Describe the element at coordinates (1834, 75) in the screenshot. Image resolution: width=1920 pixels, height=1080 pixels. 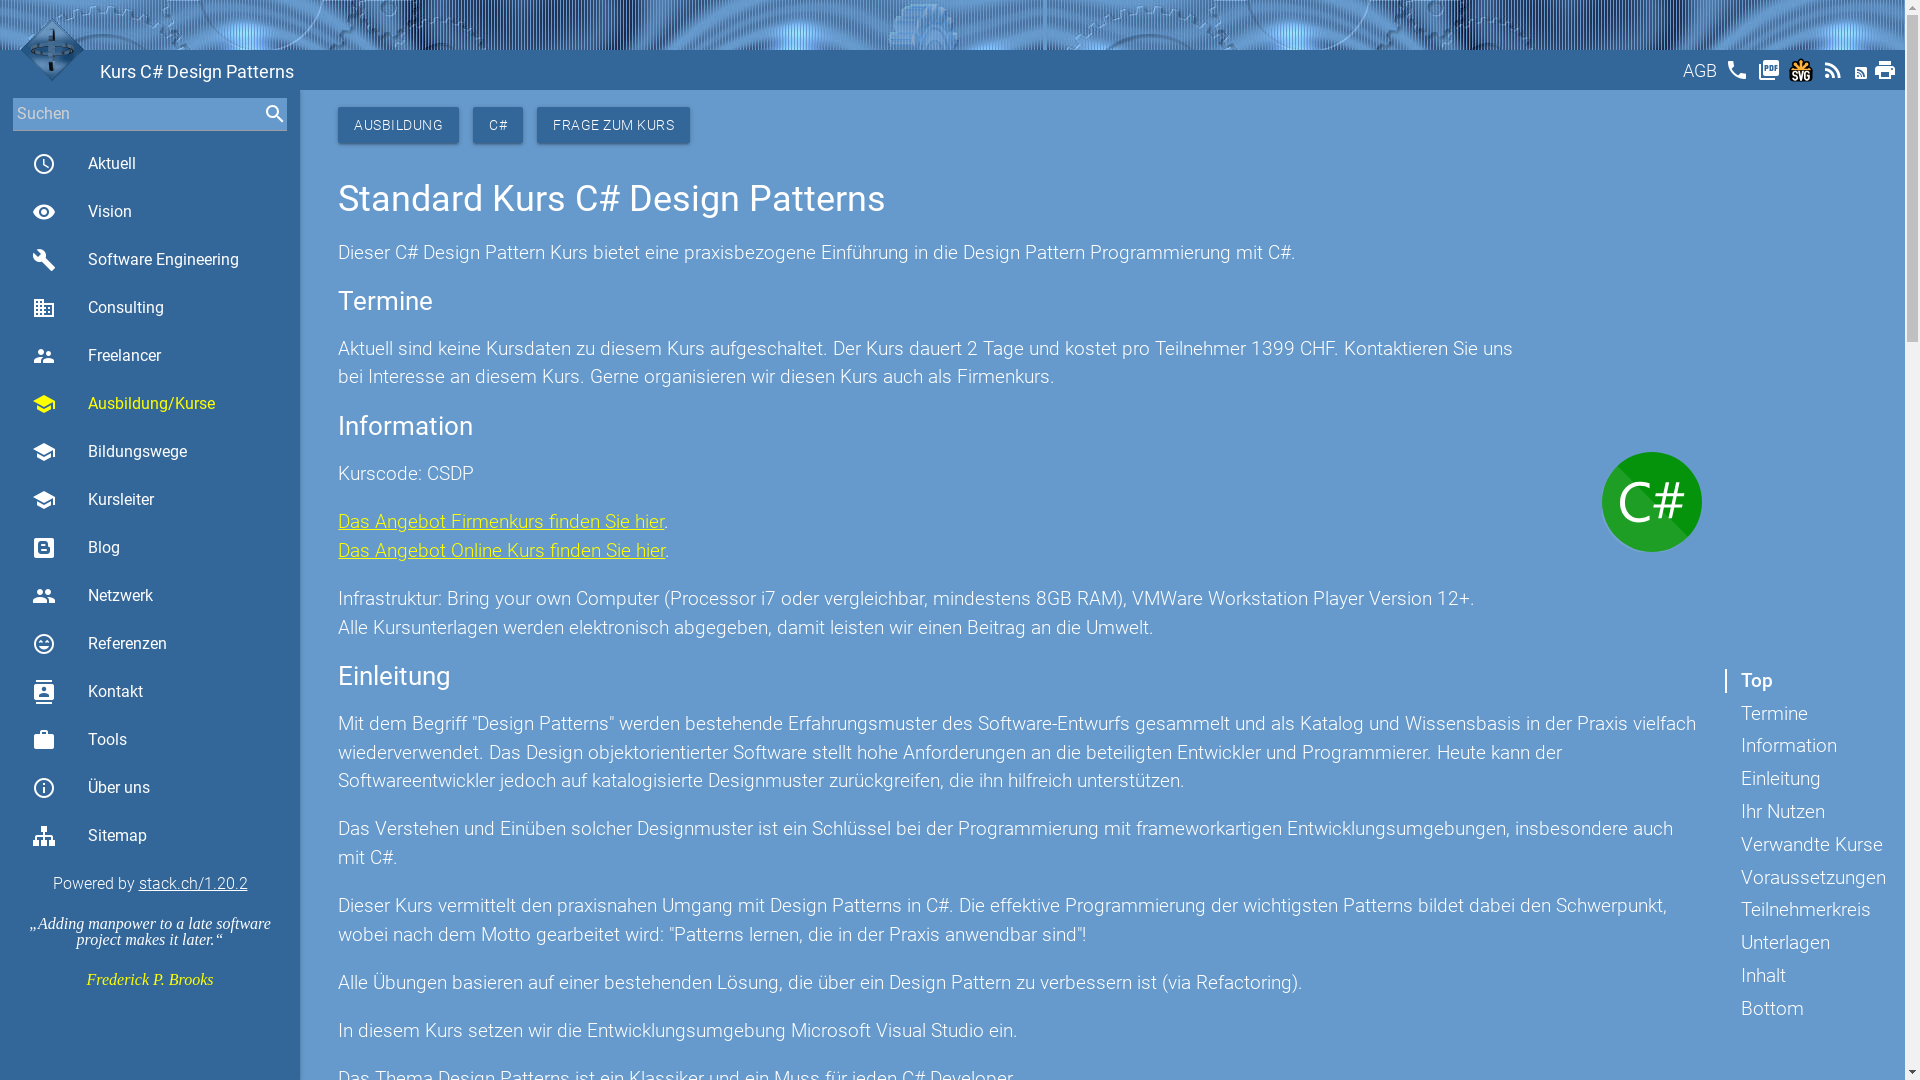
I see `'rss_feed'` at that location.